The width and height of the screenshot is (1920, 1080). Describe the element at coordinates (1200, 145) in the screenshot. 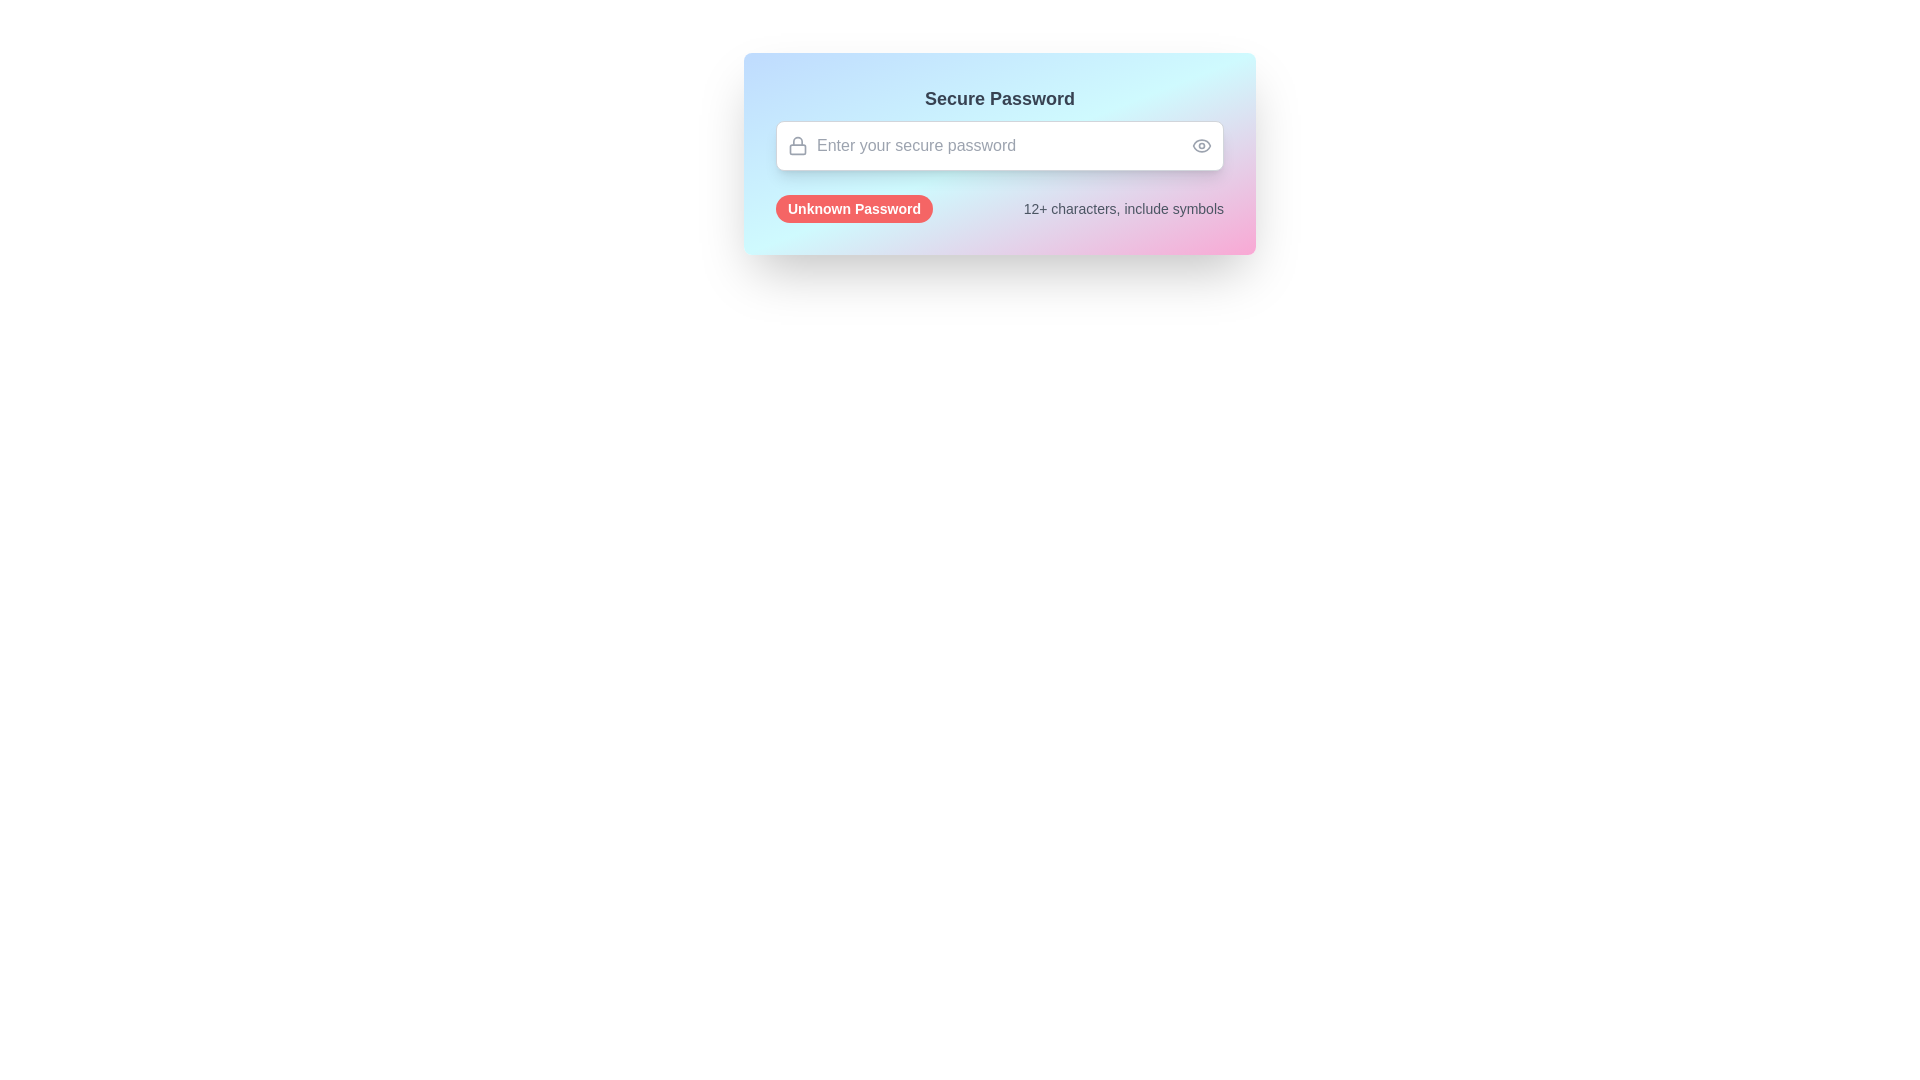

I see `the visibility toggle button located on the far right side of the password input field` at that location.